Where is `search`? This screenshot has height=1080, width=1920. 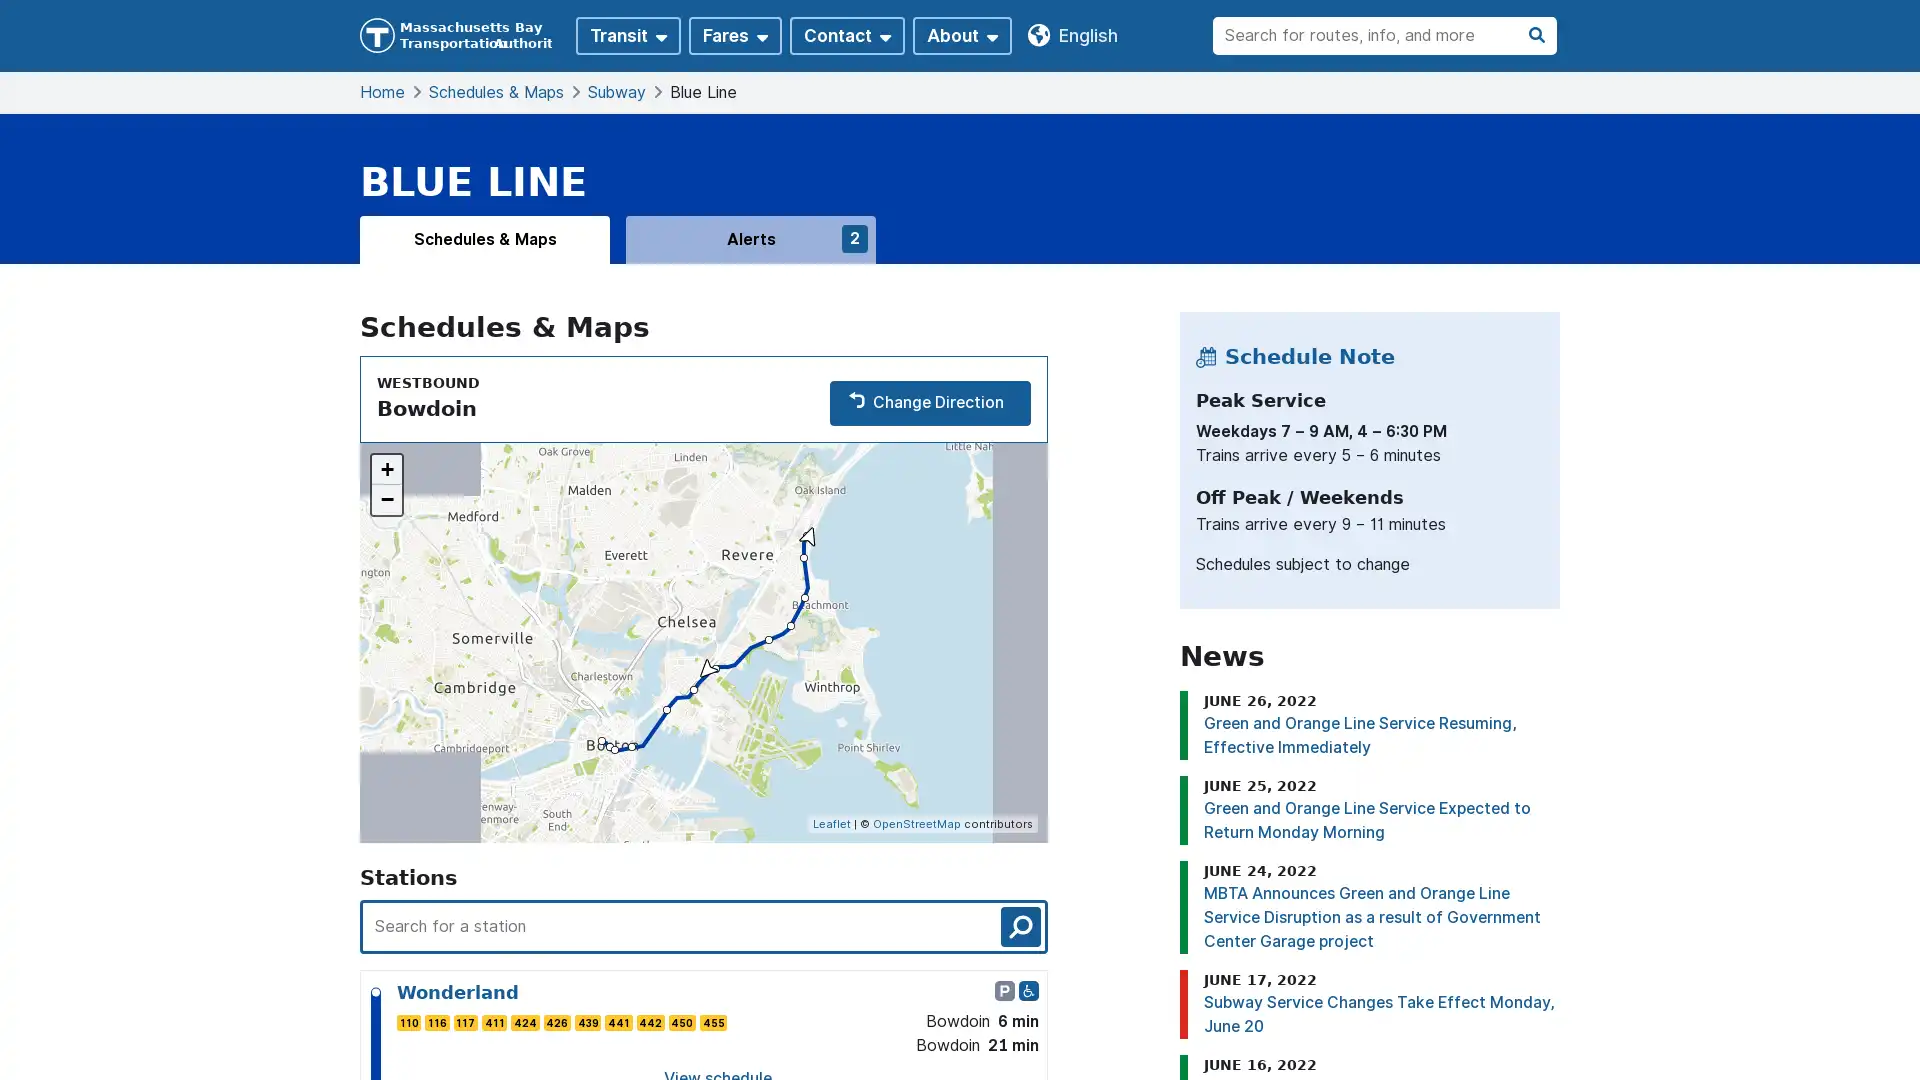 search is located at coordinates (1019, 925).